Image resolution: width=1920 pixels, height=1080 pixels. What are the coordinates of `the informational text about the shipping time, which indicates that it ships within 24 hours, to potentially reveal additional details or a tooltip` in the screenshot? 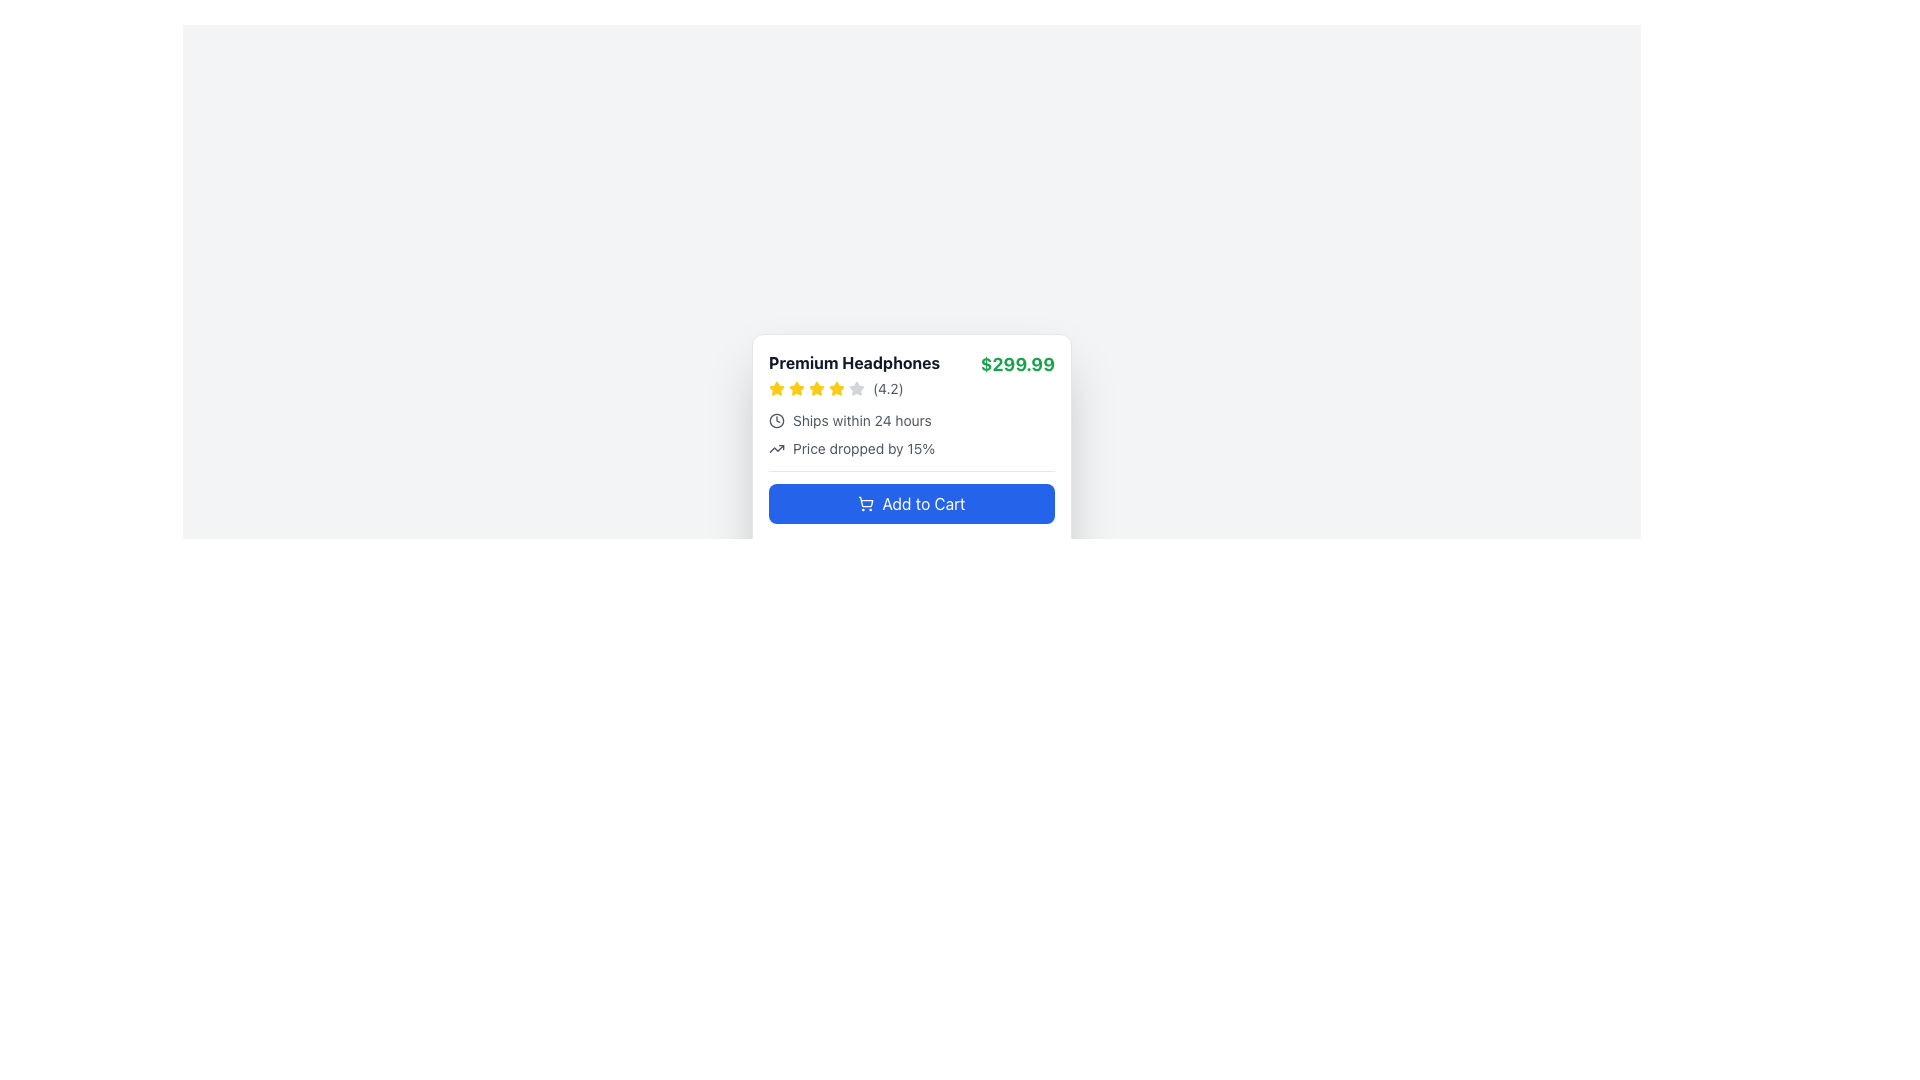 It's located at (911, 419).